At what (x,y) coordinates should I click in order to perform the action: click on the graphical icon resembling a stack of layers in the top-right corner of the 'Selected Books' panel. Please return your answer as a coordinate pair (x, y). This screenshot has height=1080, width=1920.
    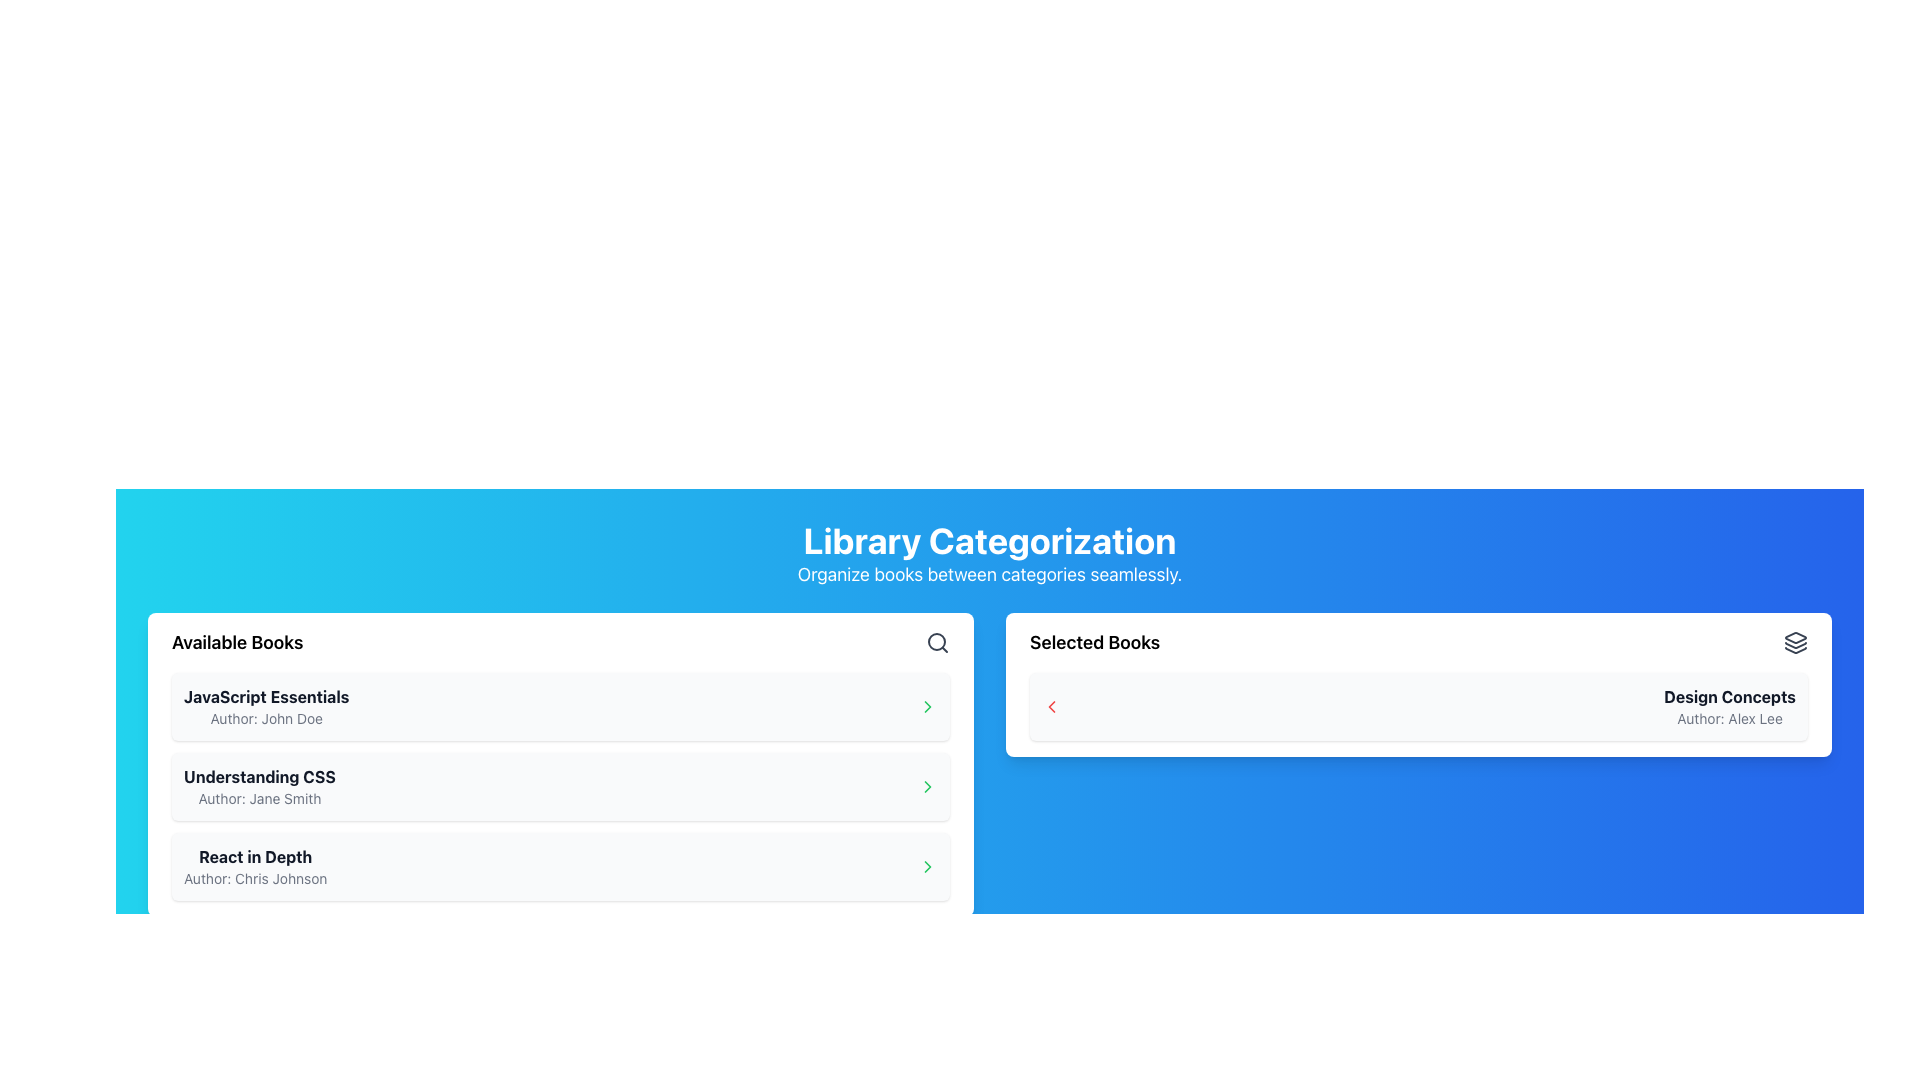
    Looking at the image, I should click on (1795, 643).